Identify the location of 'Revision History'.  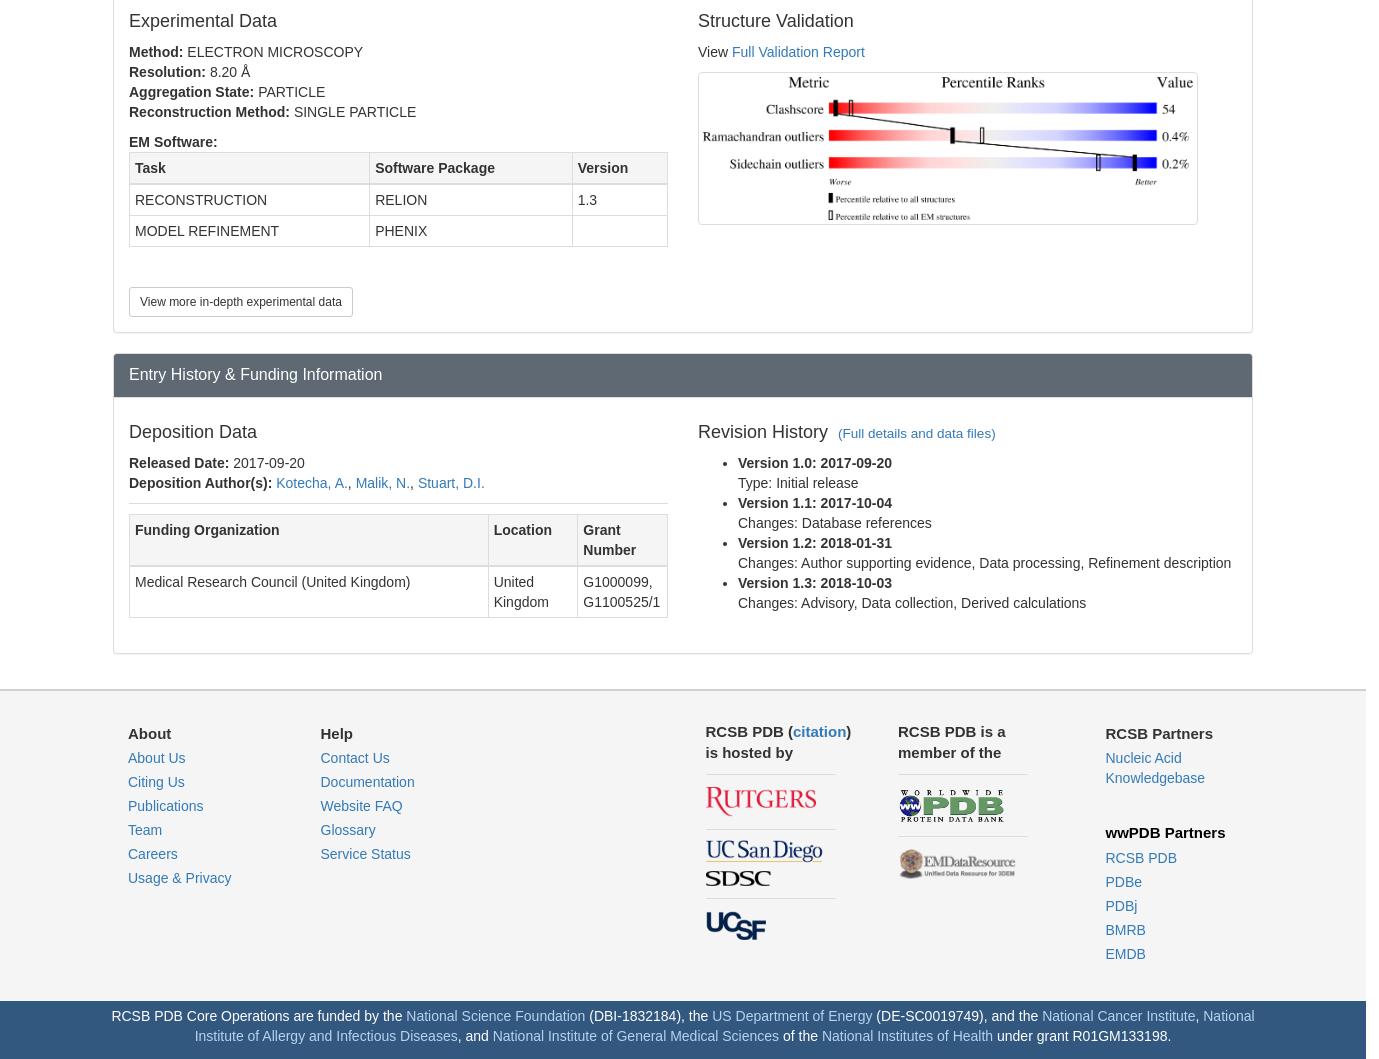
(767, 431).